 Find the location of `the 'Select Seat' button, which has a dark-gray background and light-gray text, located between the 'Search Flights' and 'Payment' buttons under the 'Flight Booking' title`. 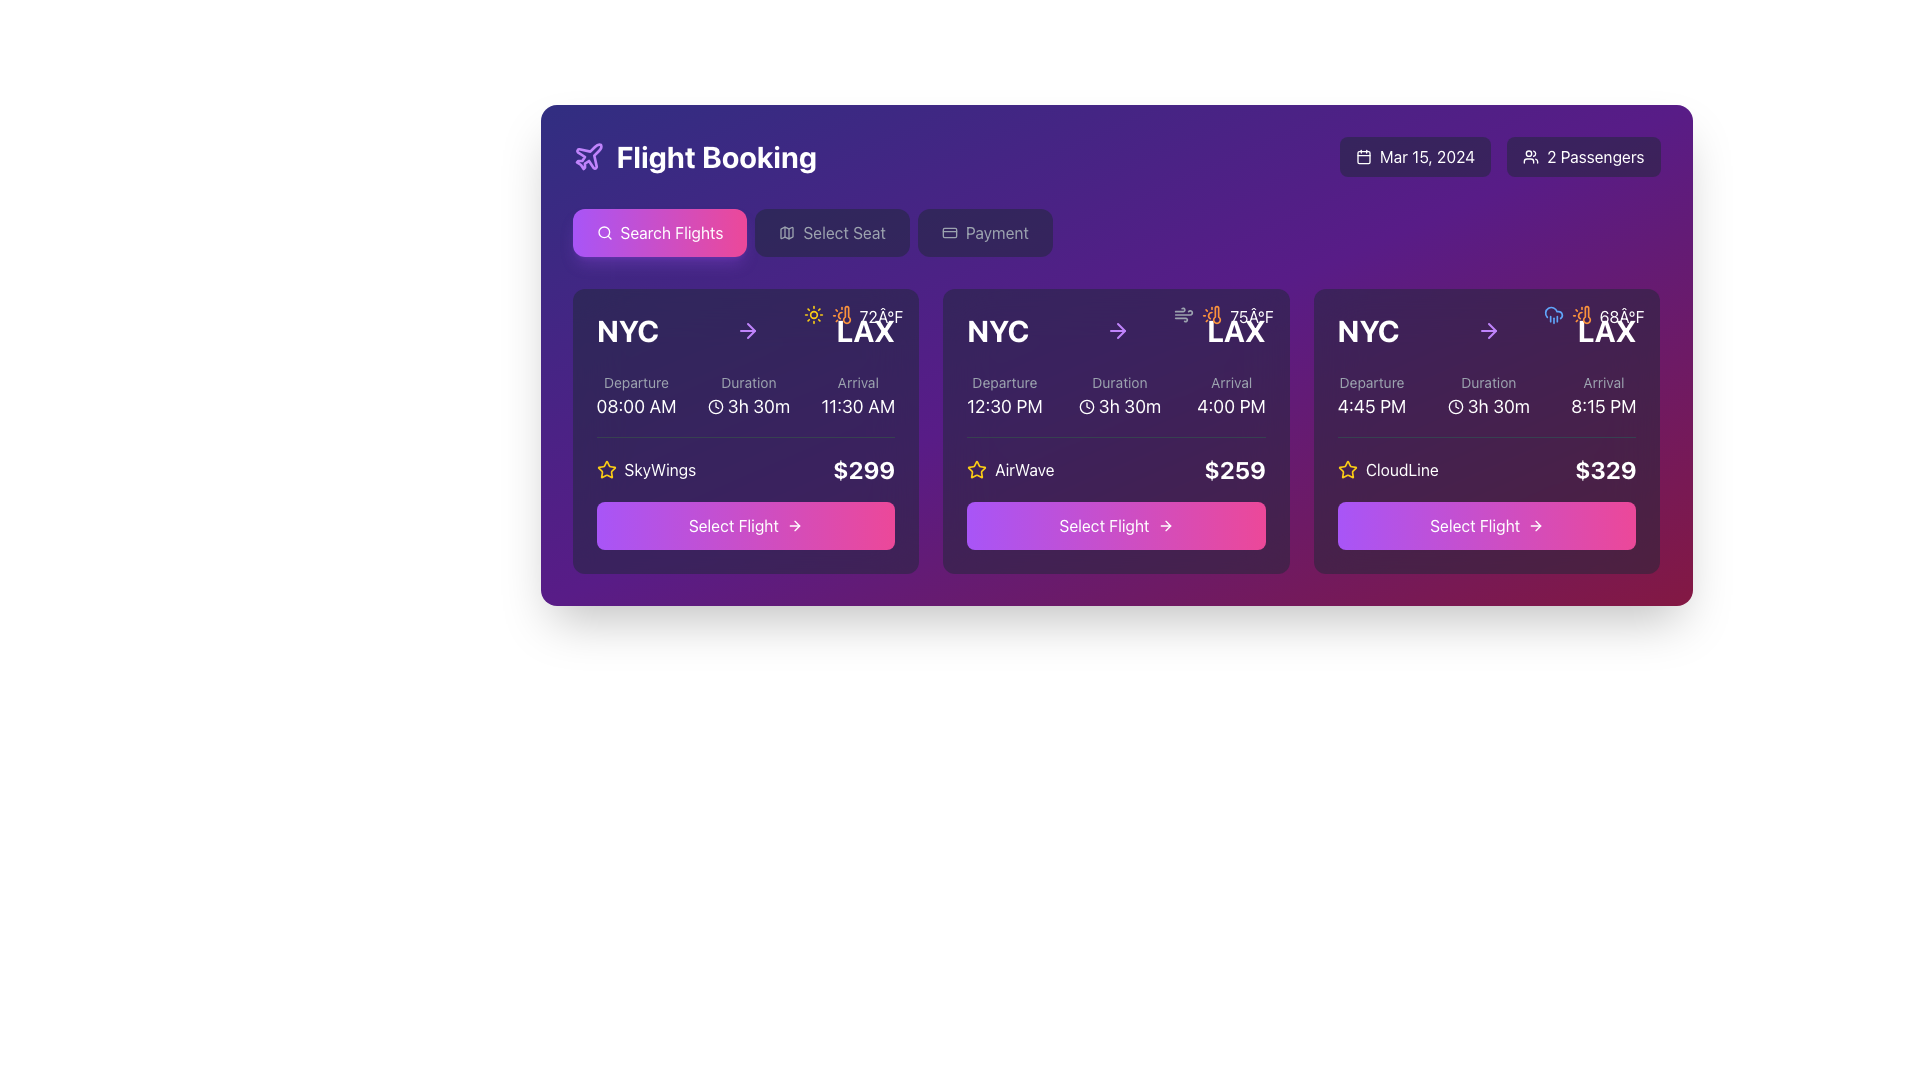

the 'Select Seat' button, which has a dark-gray background and light-gray text, located between the 'Search Flights' and 'Payment' buttons under the 'Flight Booking' title is located at coordinates (832, 231).